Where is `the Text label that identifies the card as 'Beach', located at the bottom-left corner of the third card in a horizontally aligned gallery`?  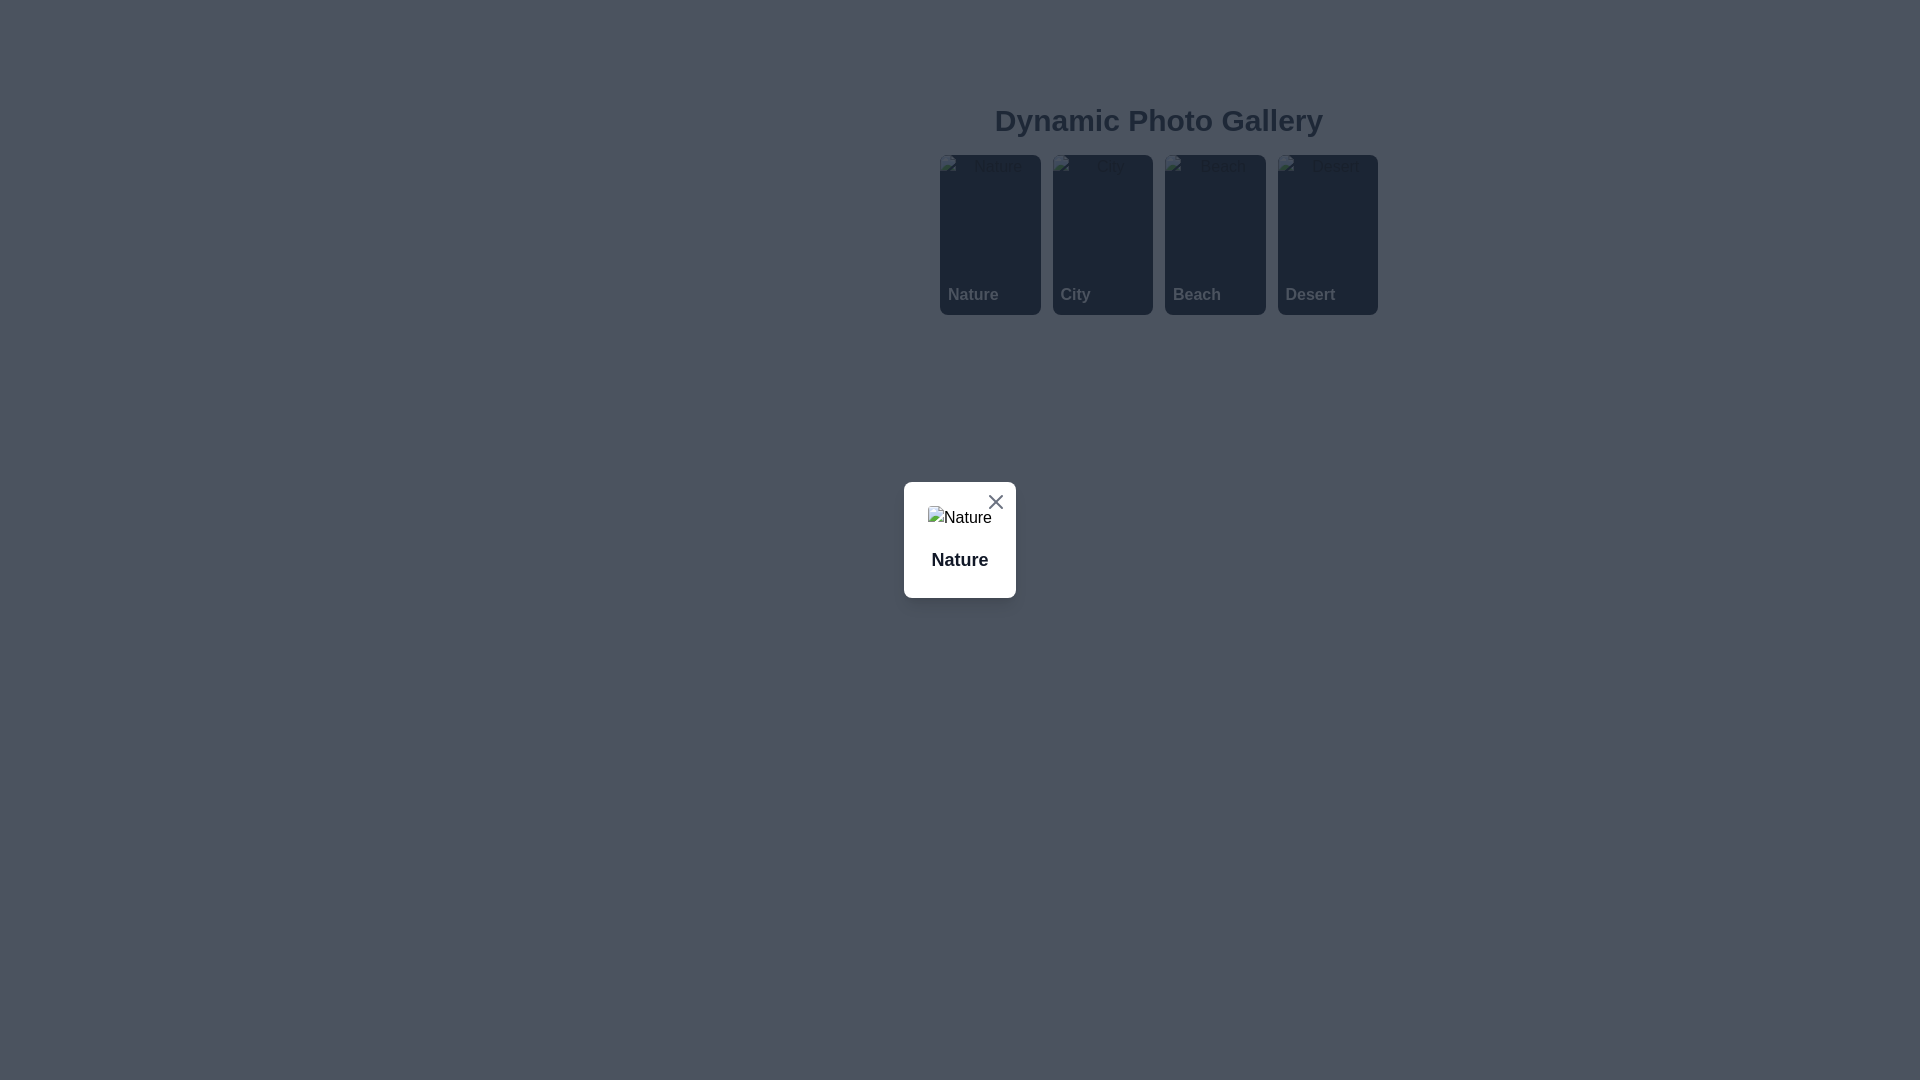 the Text label that identifies the card as 'Beach', located at the bottom-left corner of the third card in a horizontally aligned gallery is located at coordinates (1196, 294).